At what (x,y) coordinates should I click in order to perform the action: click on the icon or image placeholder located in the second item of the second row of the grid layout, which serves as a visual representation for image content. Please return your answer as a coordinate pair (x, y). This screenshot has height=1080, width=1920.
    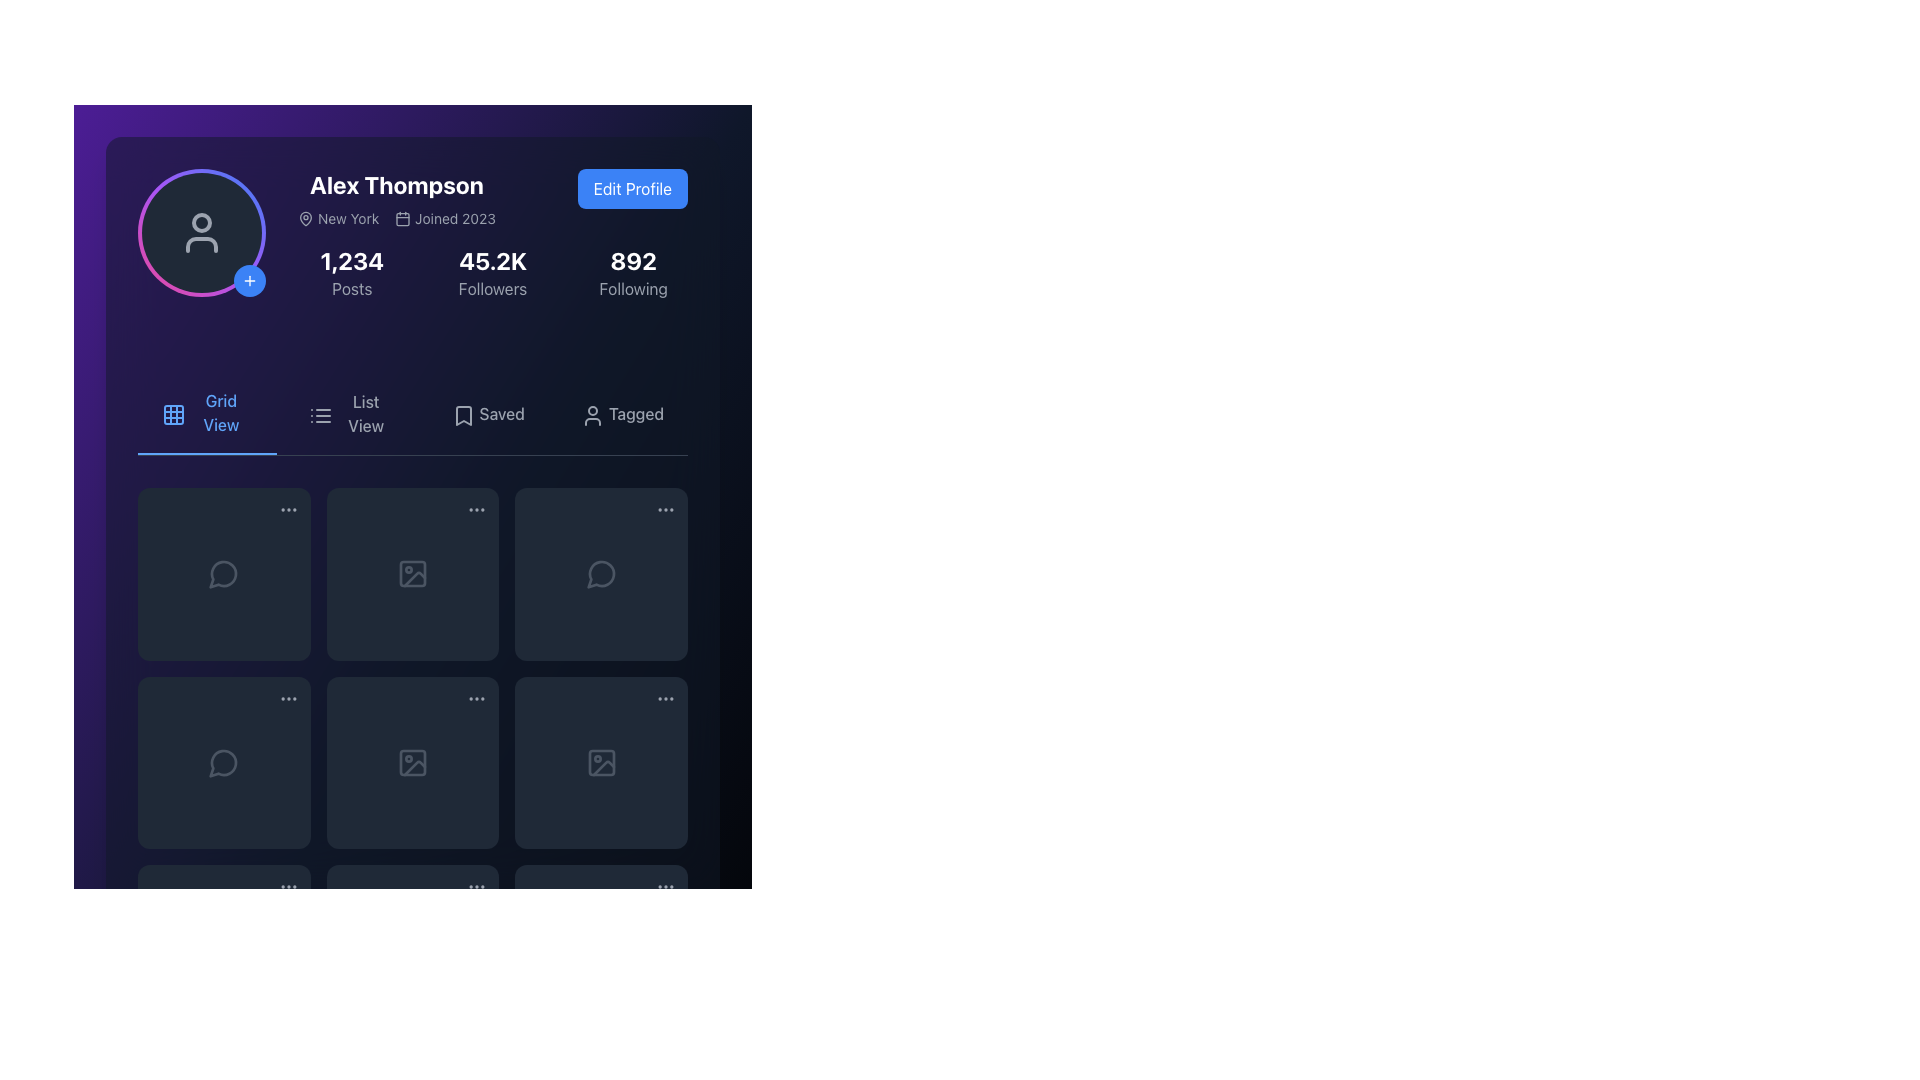
    Looking at the image, I should click on (411, 574).